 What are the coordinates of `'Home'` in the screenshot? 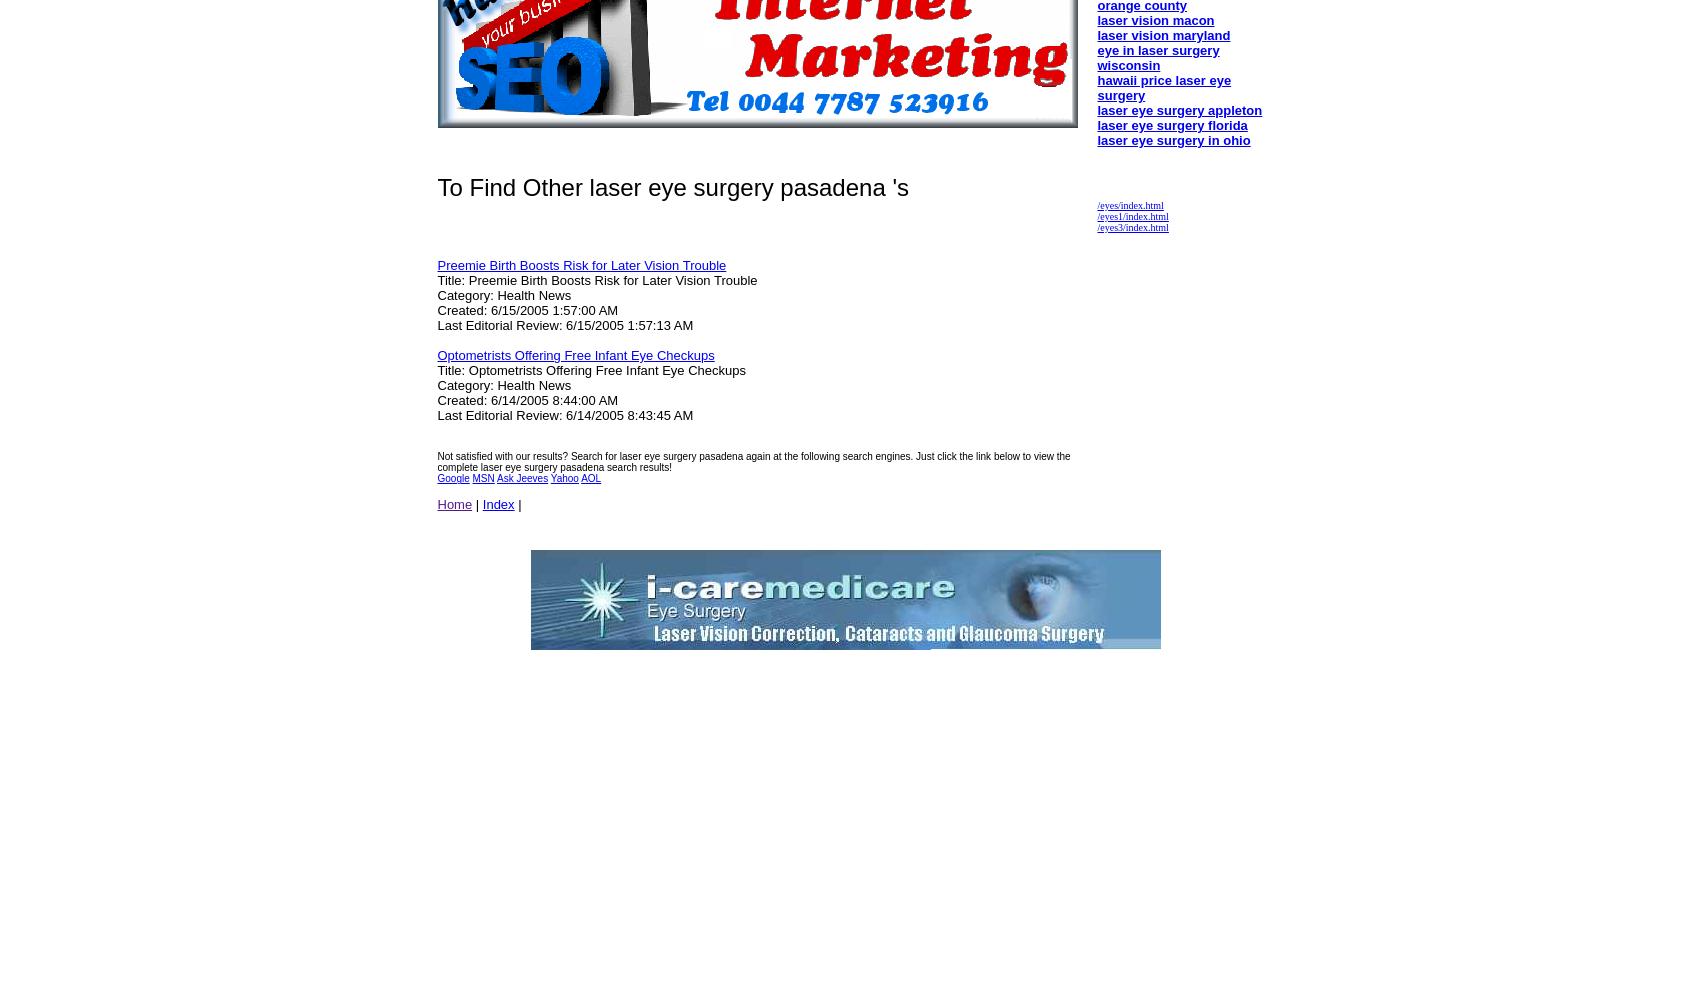 It's located at (436, 504).